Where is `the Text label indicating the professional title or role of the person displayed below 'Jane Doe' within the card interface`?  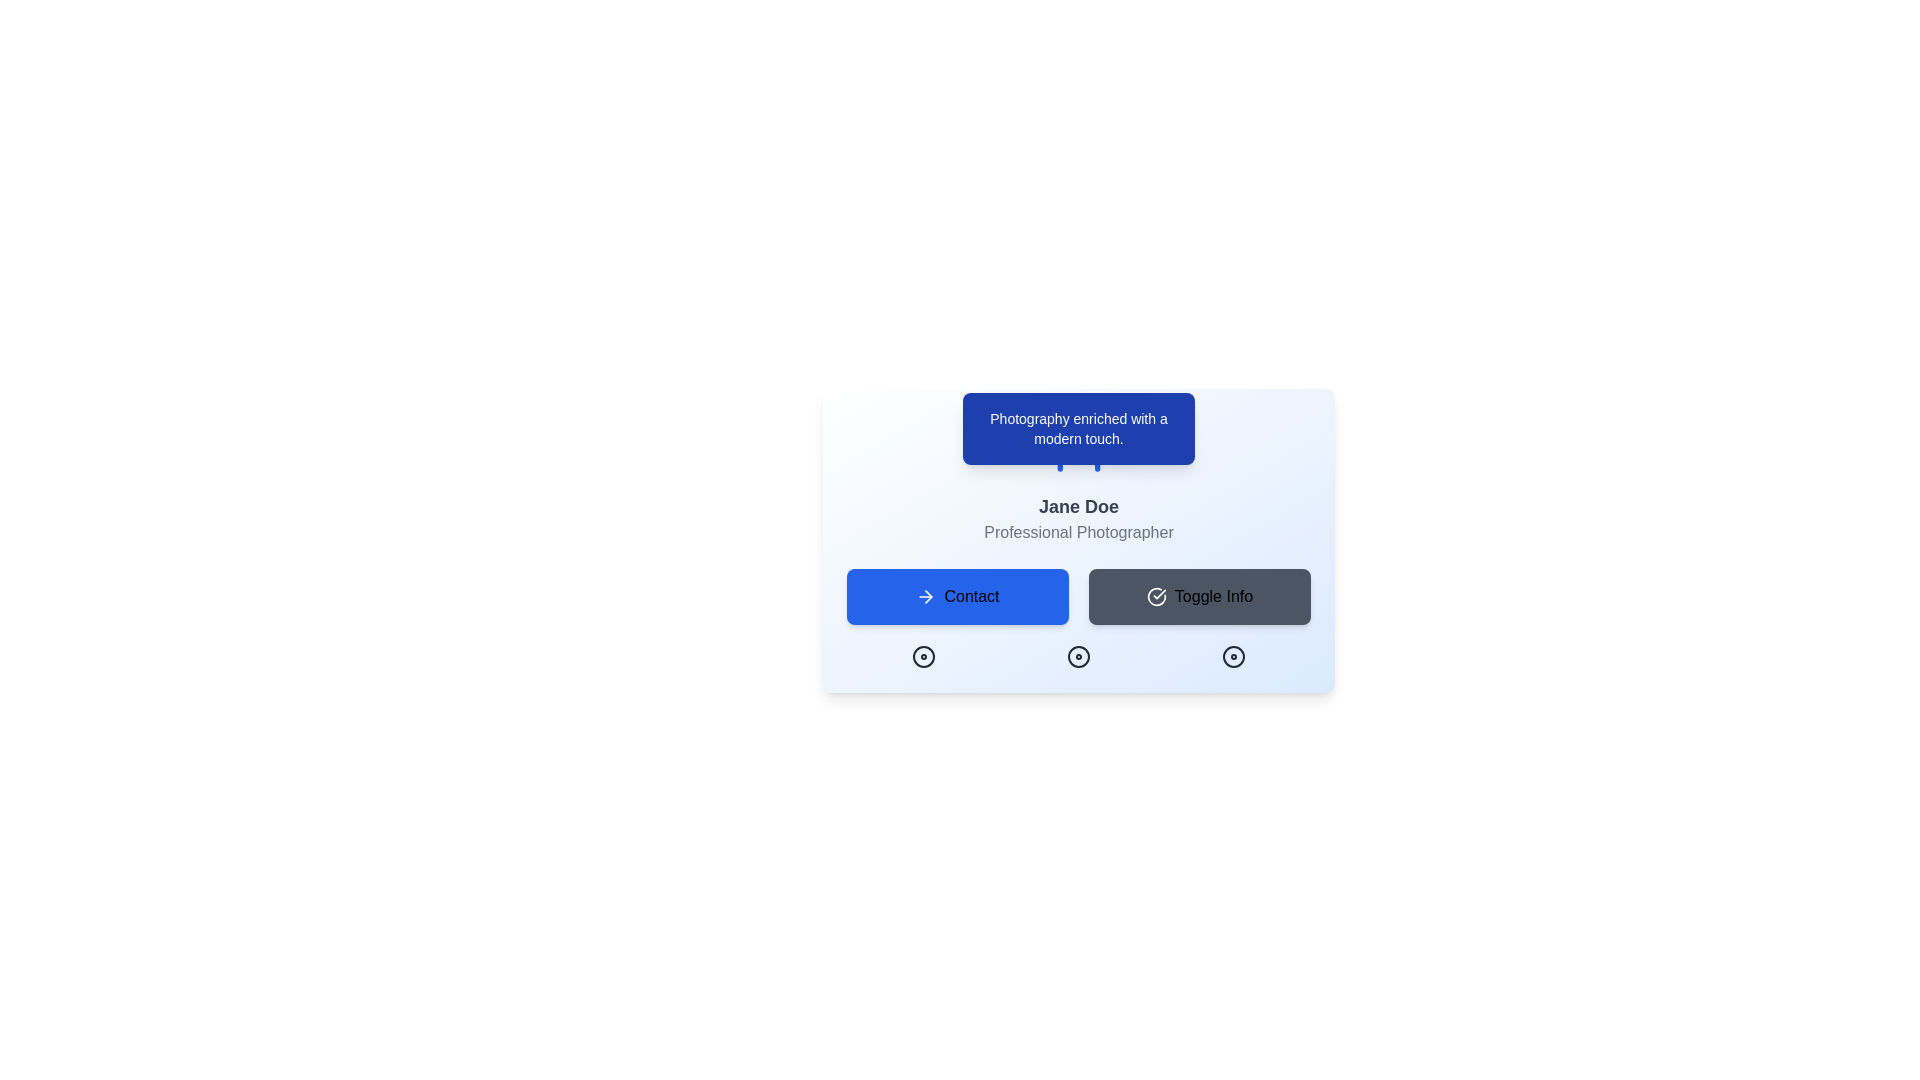
the Text label indicating the professional title or role of the person displayed below 'Jane Doe' within the card interface is located at coordinates (1078, 531).